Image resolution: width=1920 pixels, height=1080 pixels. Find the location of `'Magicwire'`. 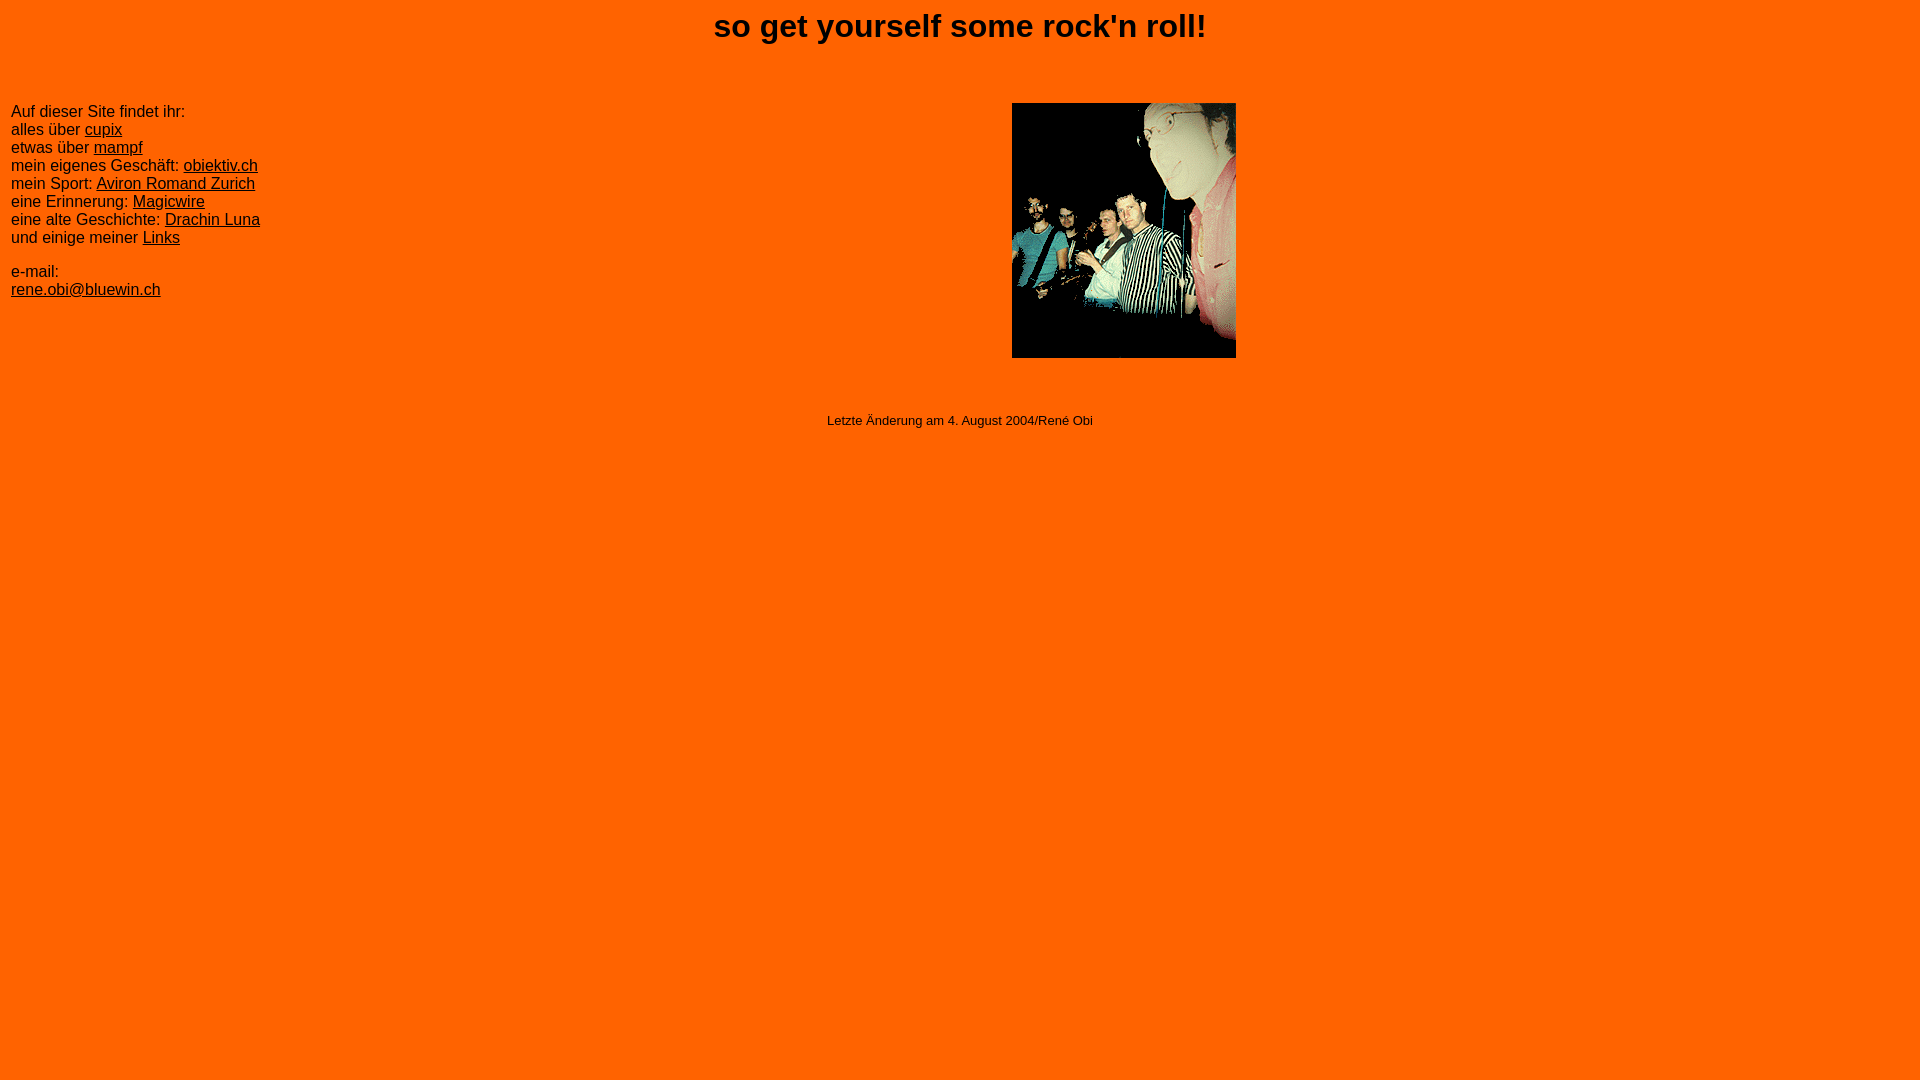

'Magicwire' is located at coordinates (168, 201).